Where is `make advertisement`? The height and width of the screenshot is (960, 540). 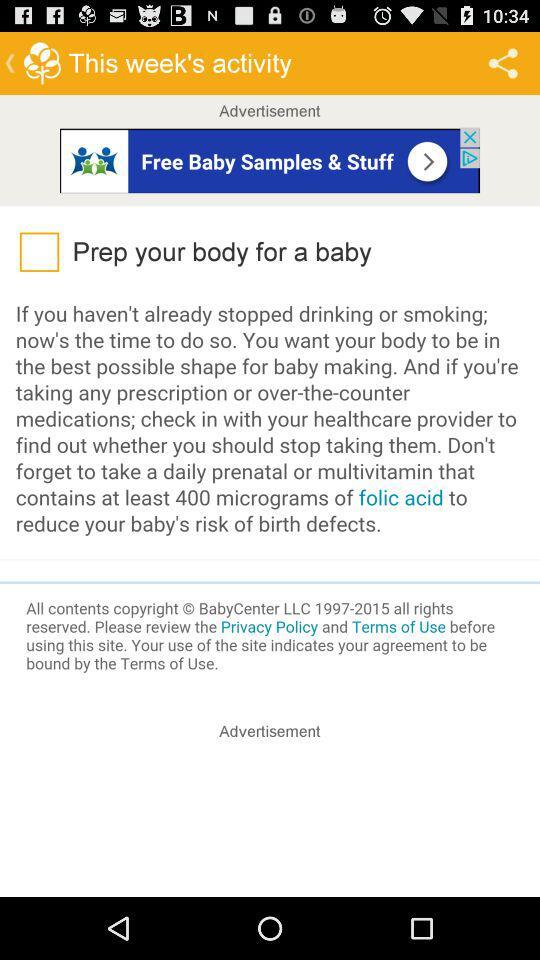
make advertisement is located at coordinates (270, 822).